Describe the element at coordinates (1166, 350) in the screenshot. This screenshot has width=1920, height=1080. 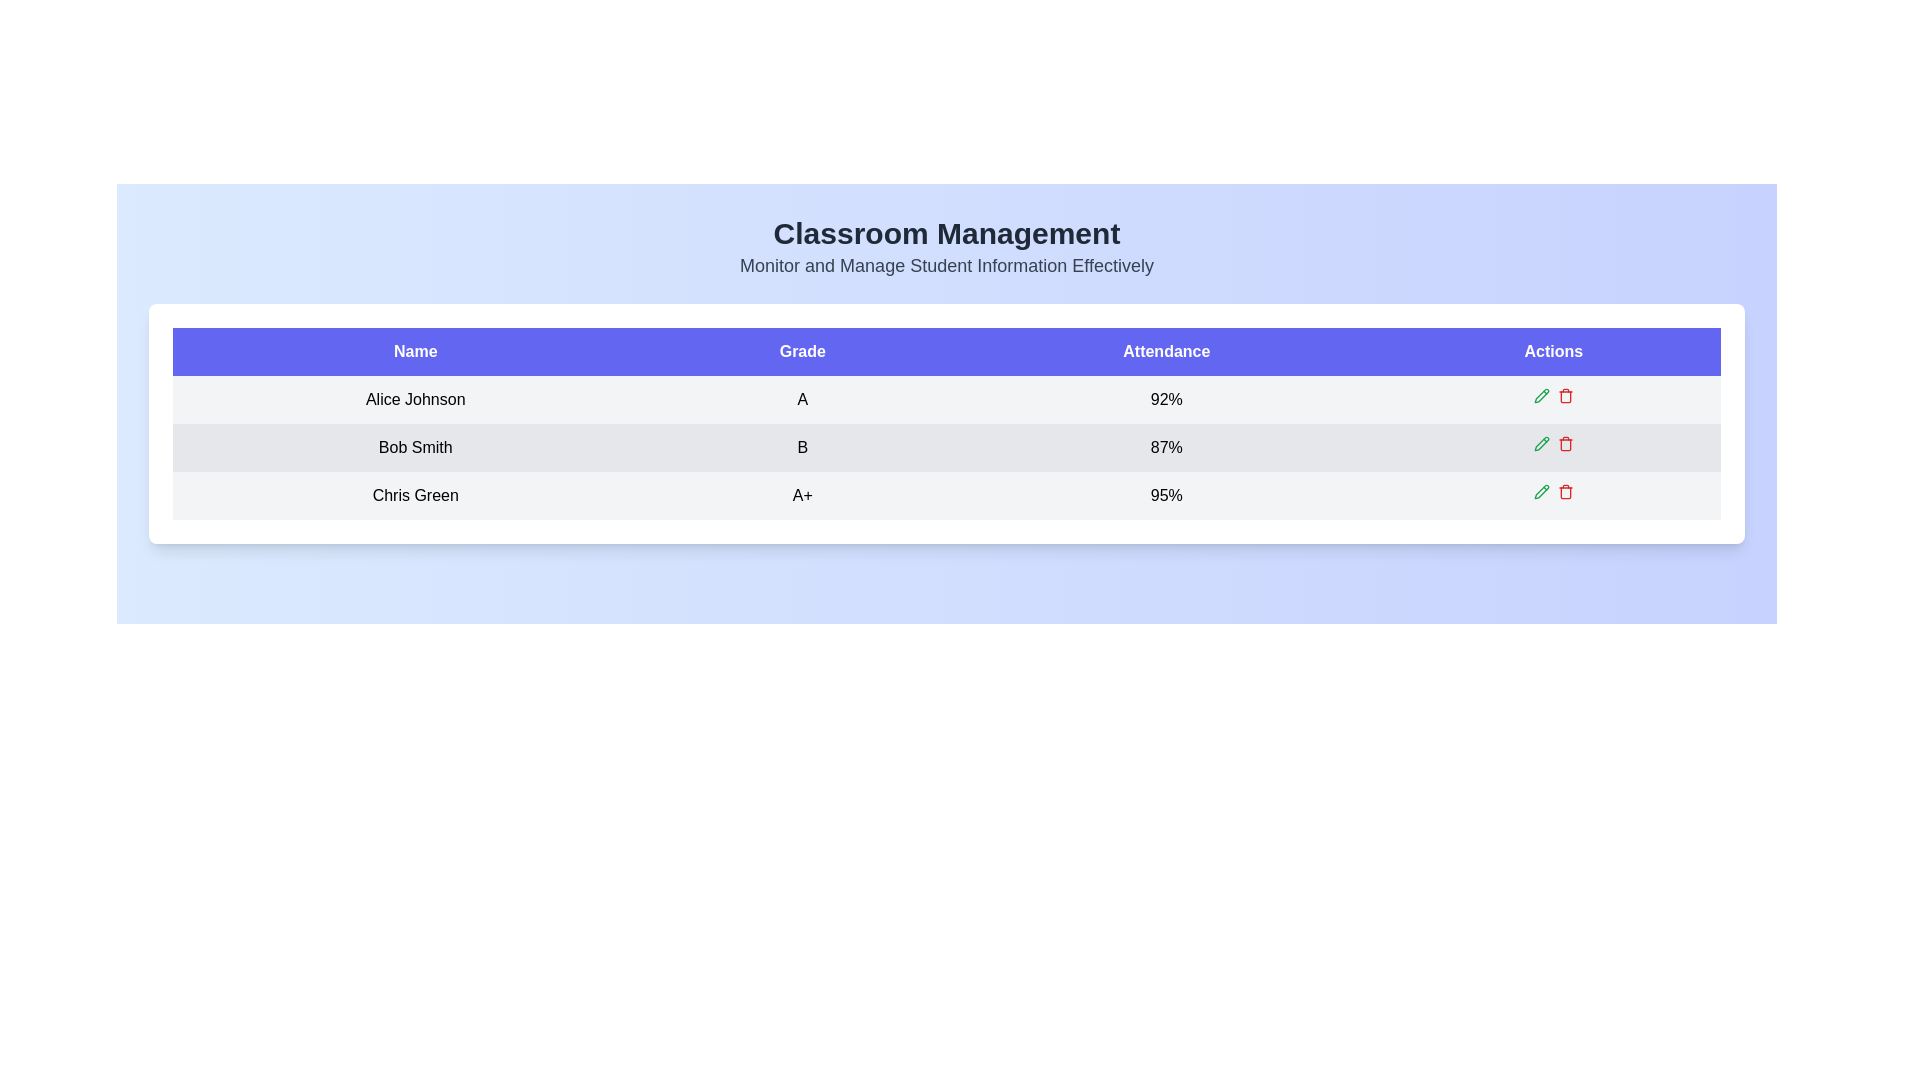
I see `the 'Attendance' column header cell to sort the attendance data in the table` at that location.